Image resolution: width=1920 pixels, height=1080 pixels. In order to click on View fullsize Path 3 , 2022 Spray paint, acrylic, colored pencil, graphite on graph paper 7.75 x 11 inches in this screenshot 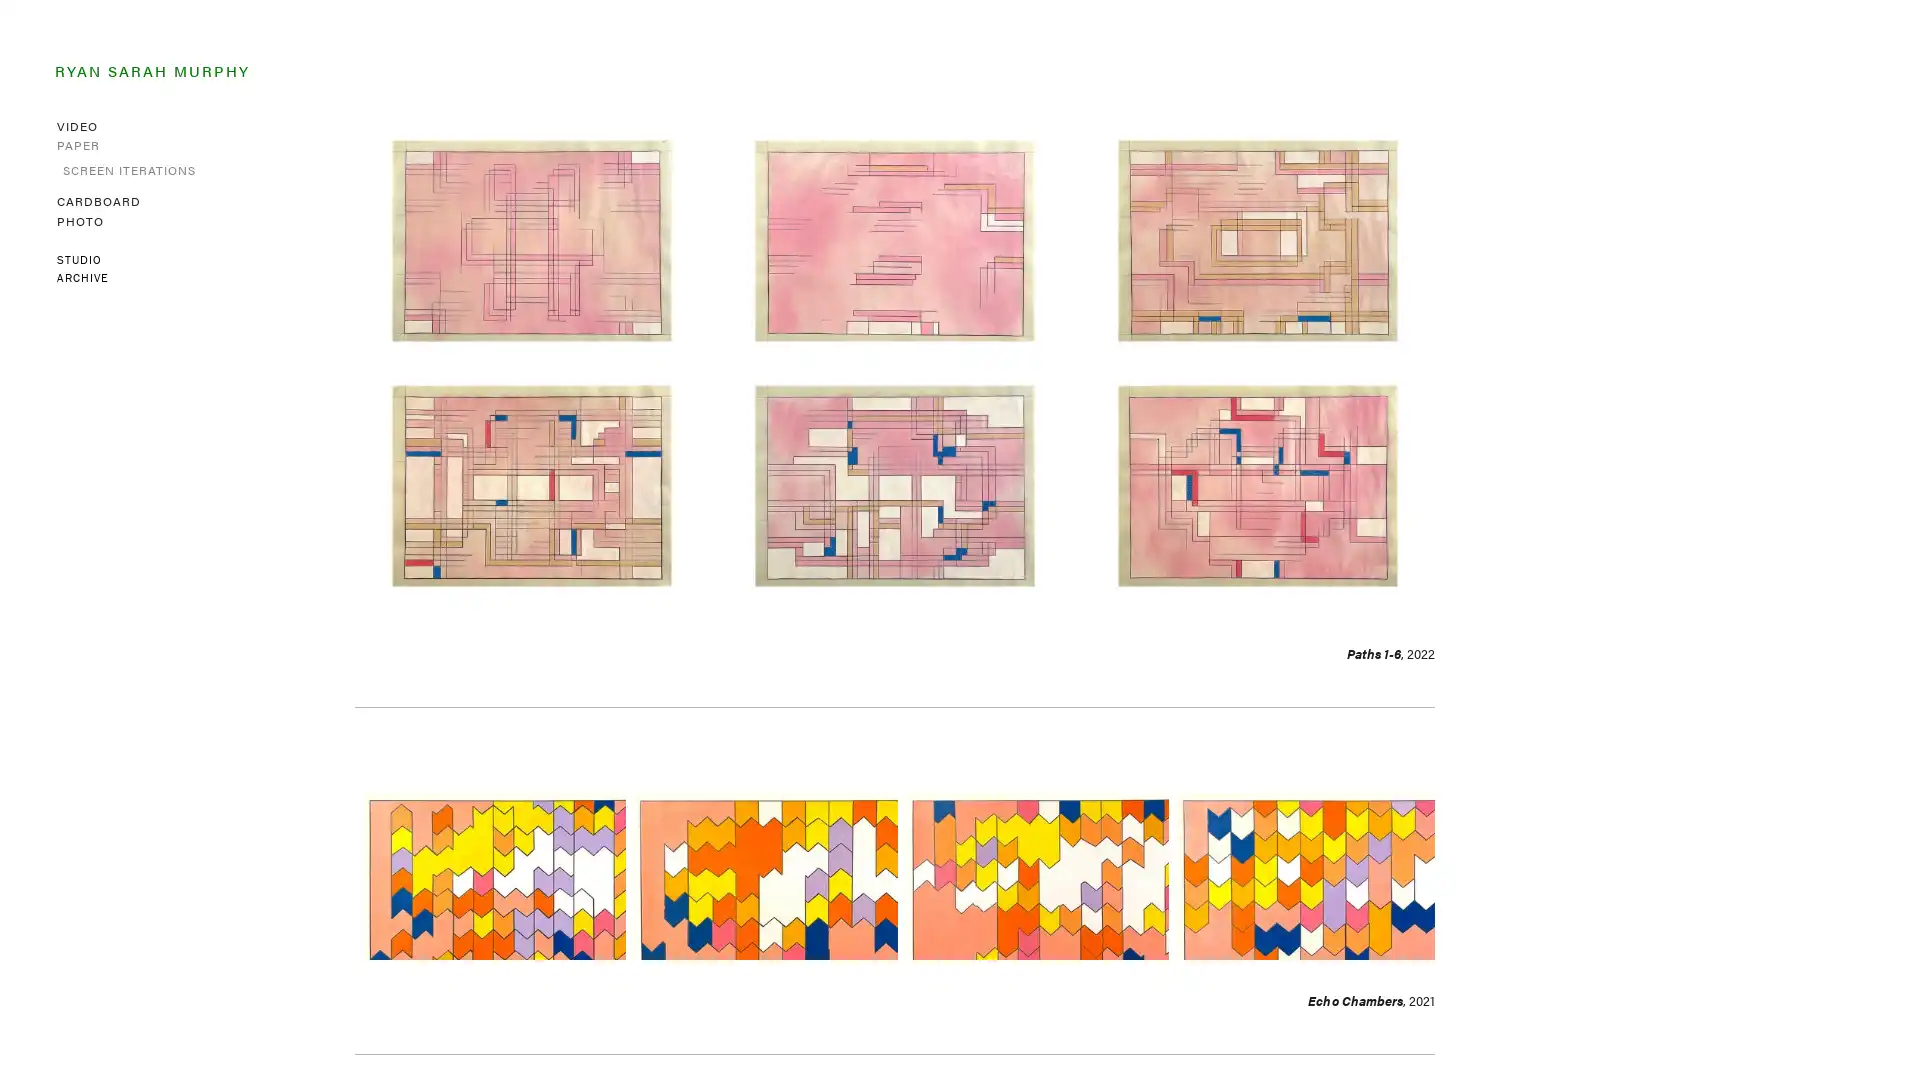, I will do `click(1256, 239)`.